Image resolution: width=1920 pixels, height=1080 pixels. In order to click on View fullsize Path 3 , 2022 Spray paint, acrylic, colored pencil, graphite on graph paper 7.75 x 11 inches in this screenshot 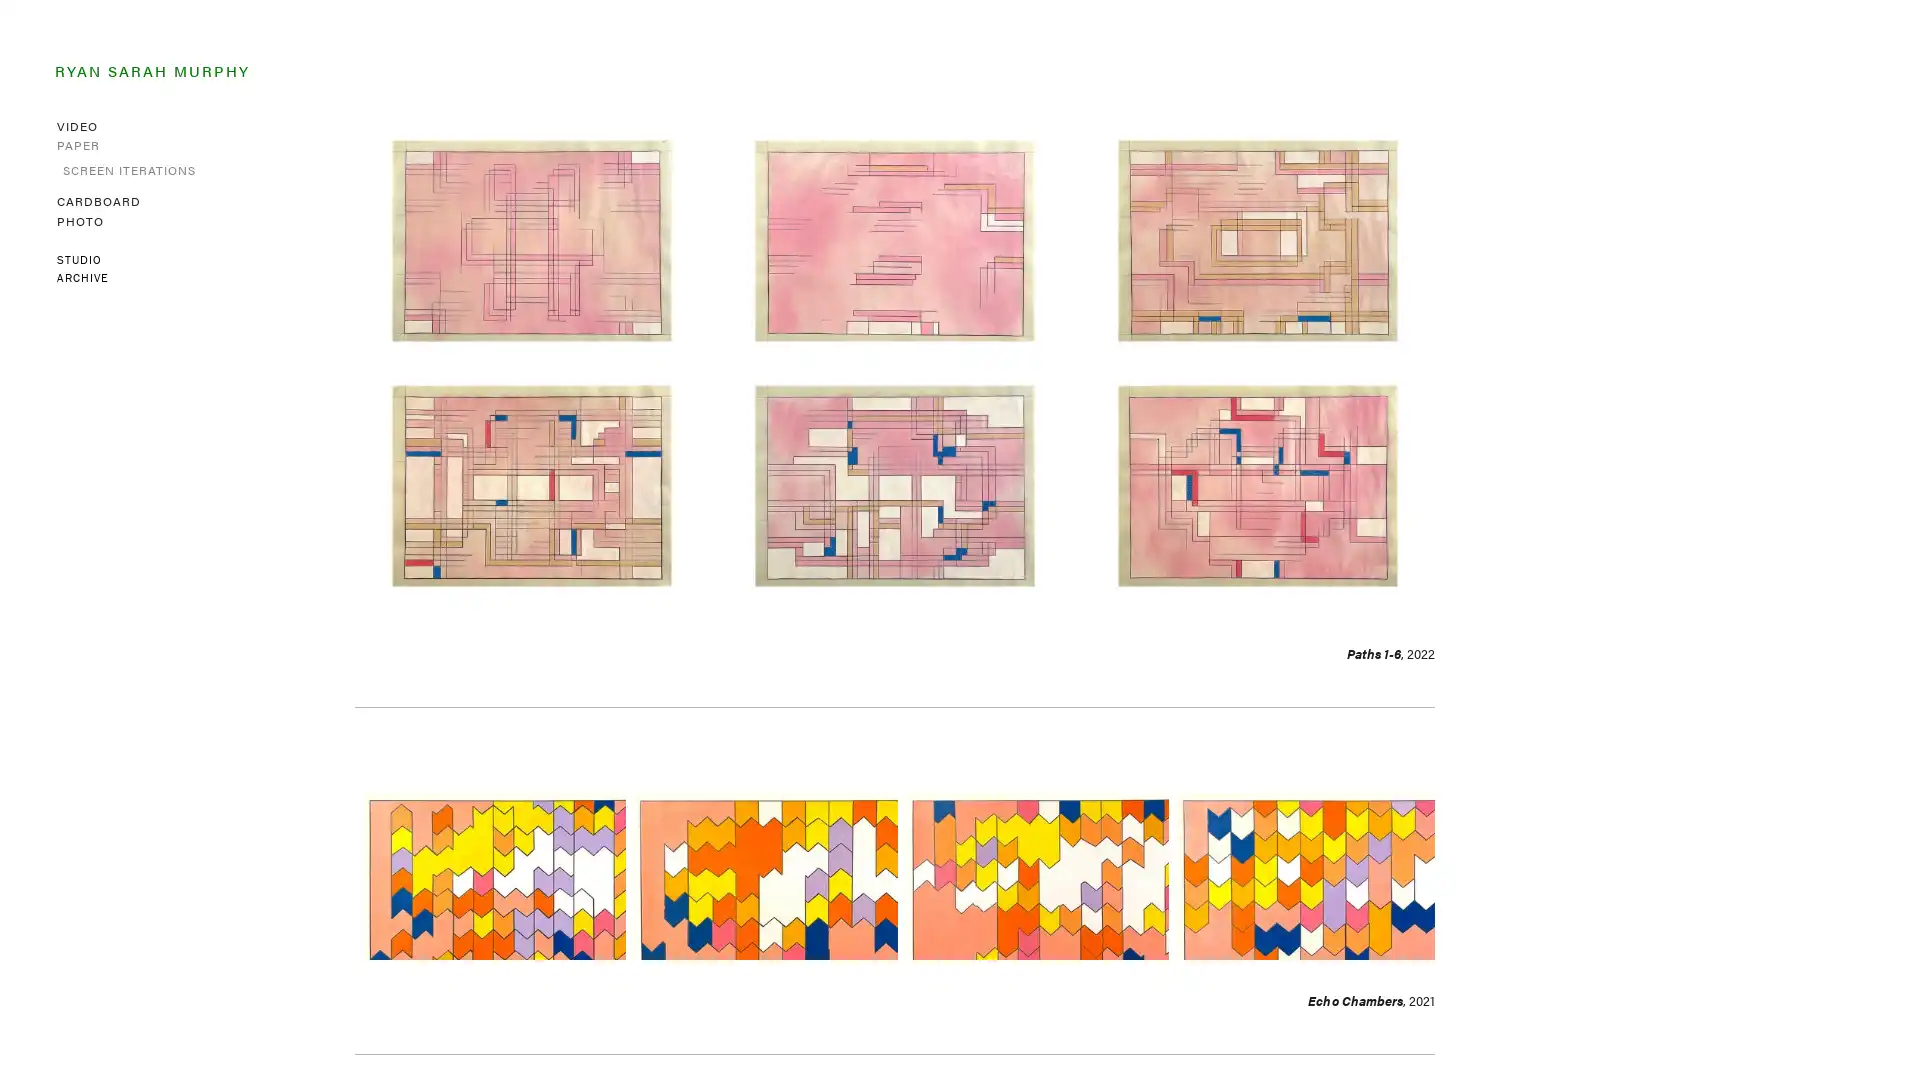, I will do `click(1256, 239)`.